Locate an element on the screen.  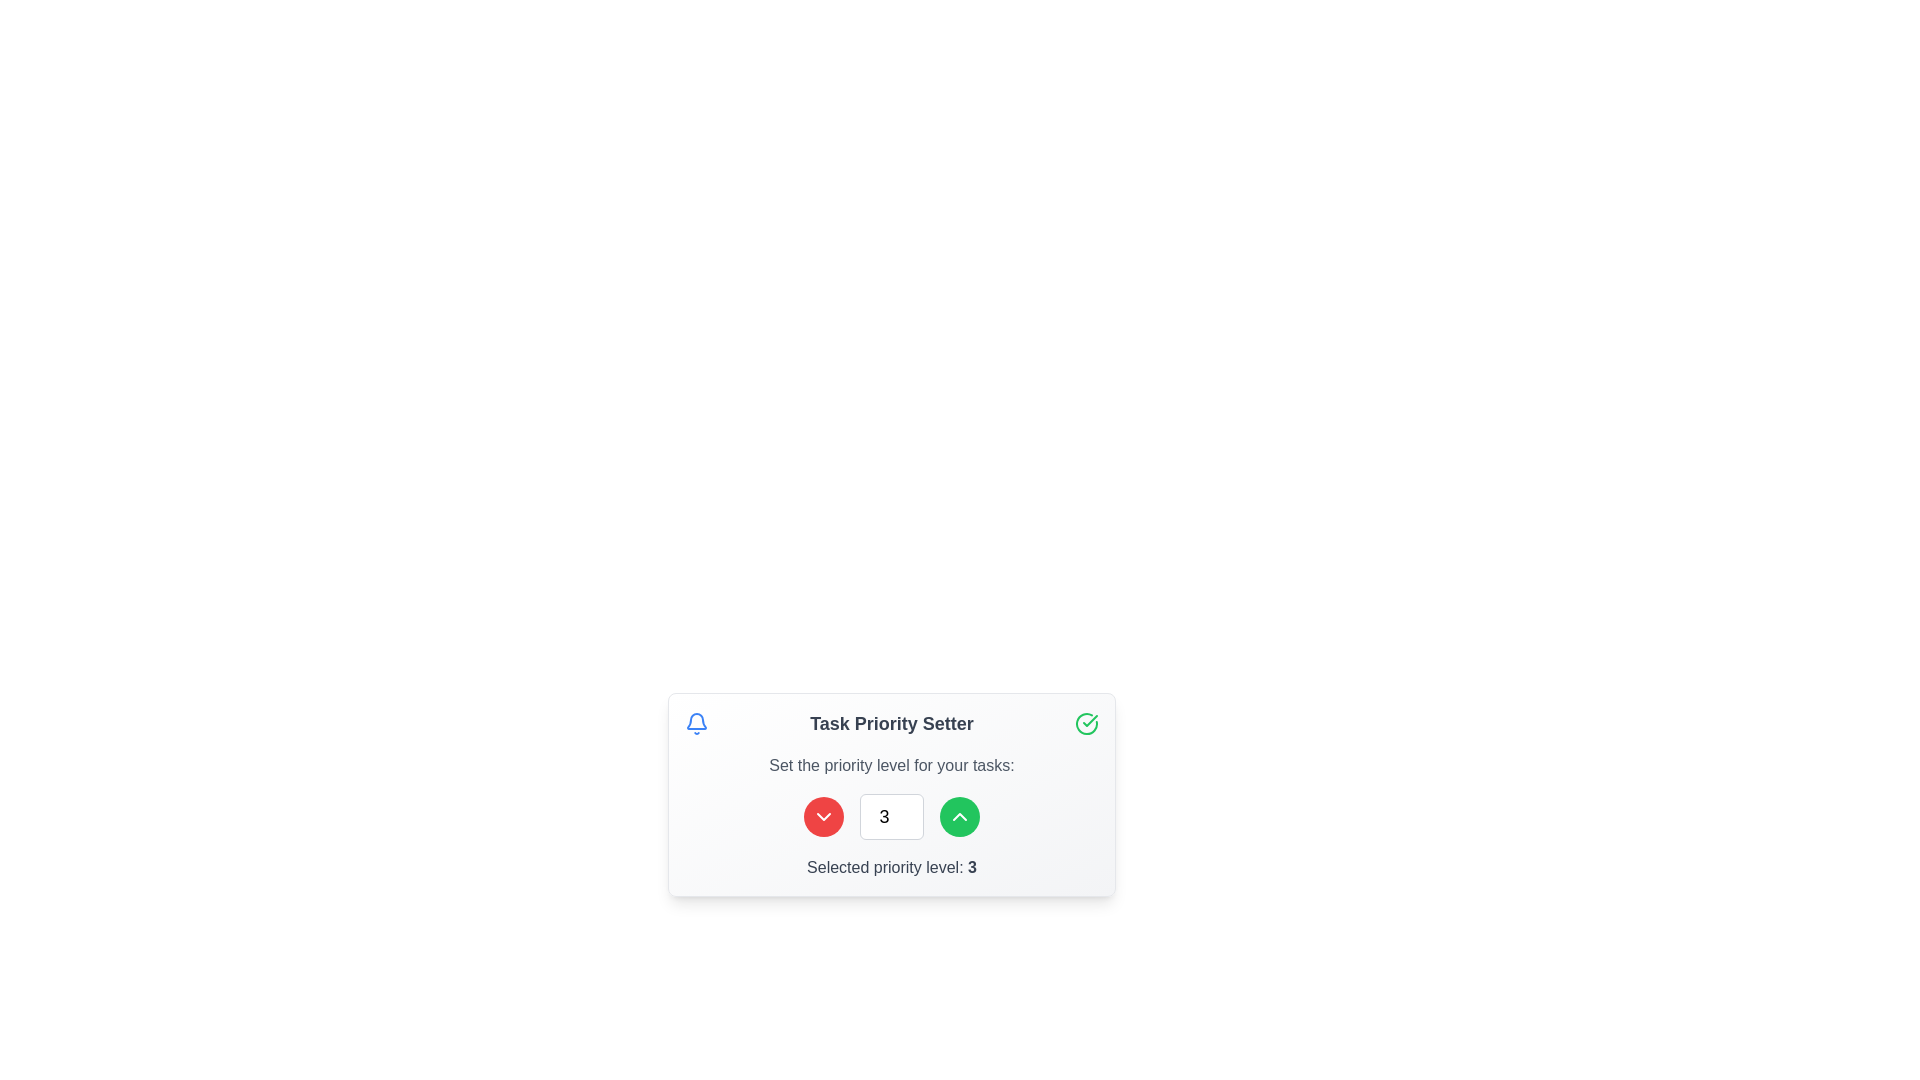
the button that increases the numerical value for priority levels, located rightmost among sibling elements and adjacent to a red circular button with a downward chevron is located at coordinates (960, 817).